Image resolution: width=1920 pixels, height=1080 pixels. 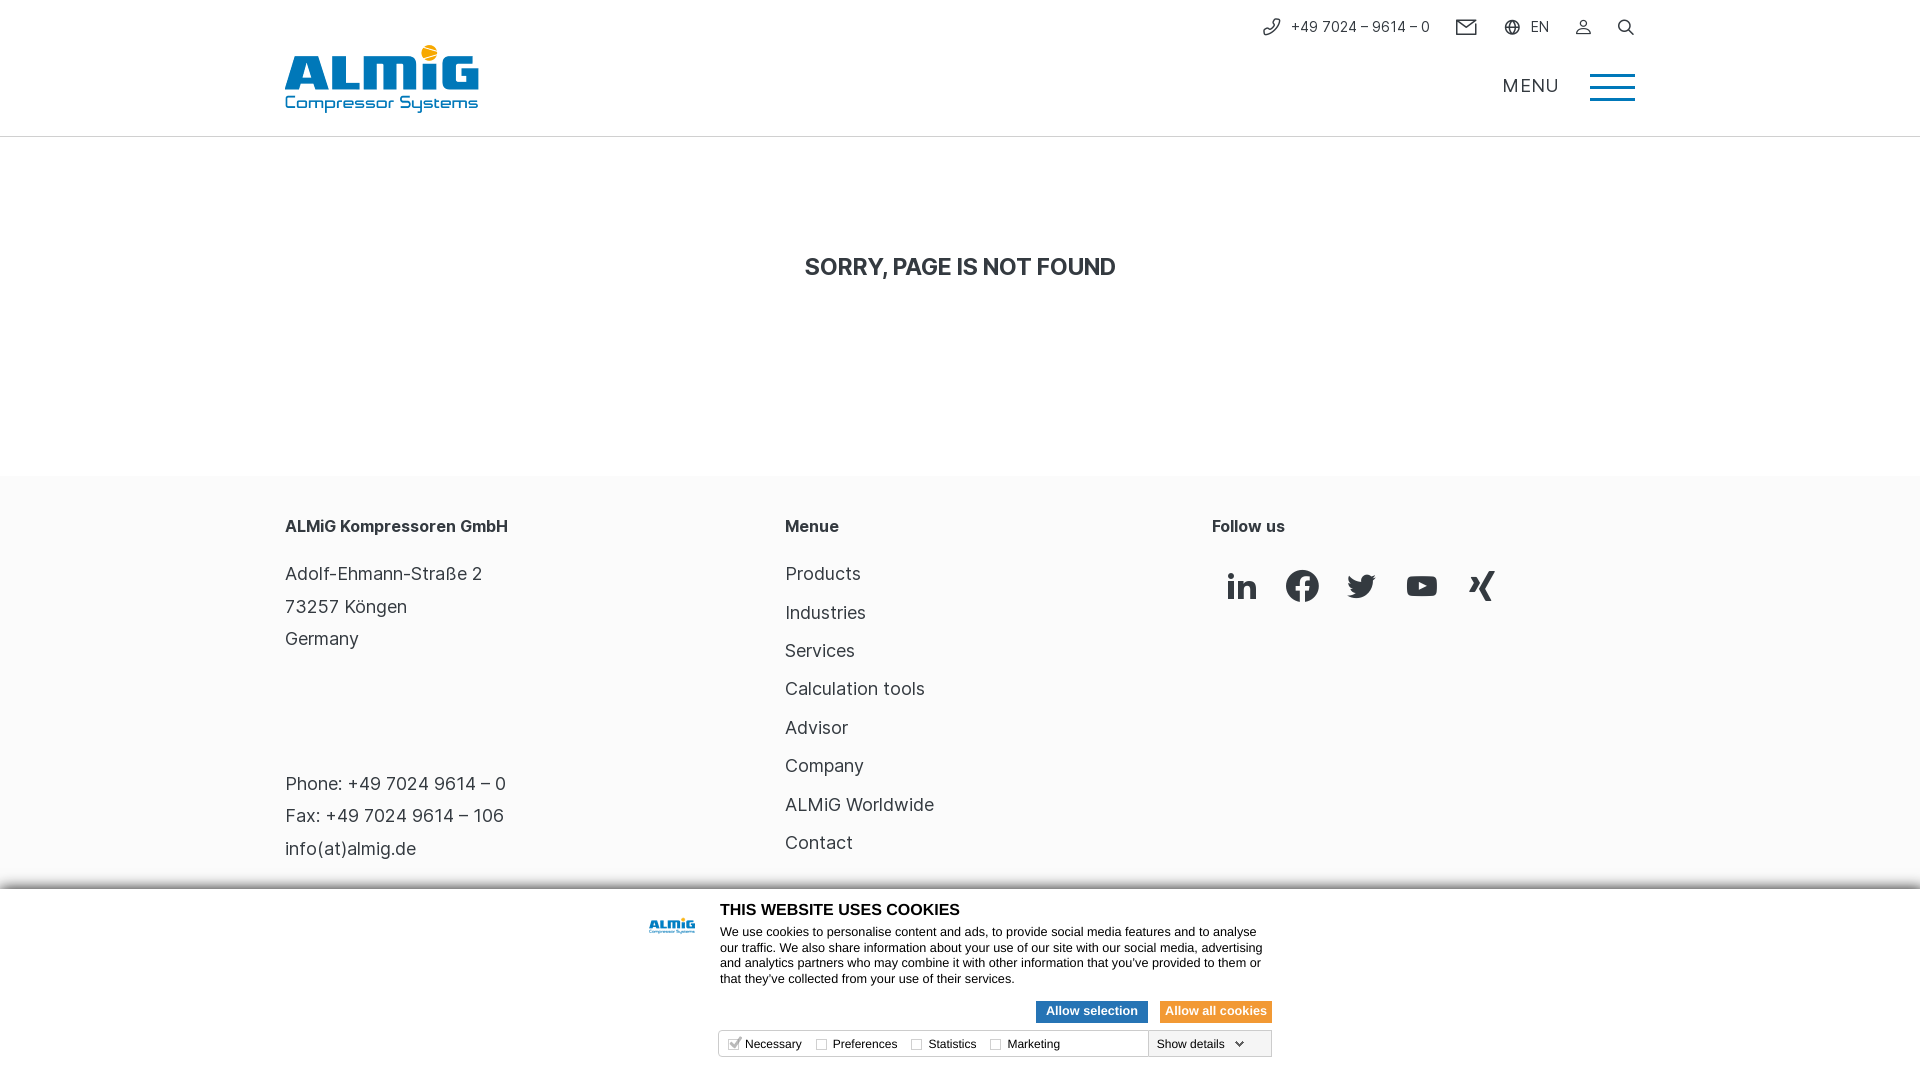 I want to click on 'Company', so click(x=824, y=765).